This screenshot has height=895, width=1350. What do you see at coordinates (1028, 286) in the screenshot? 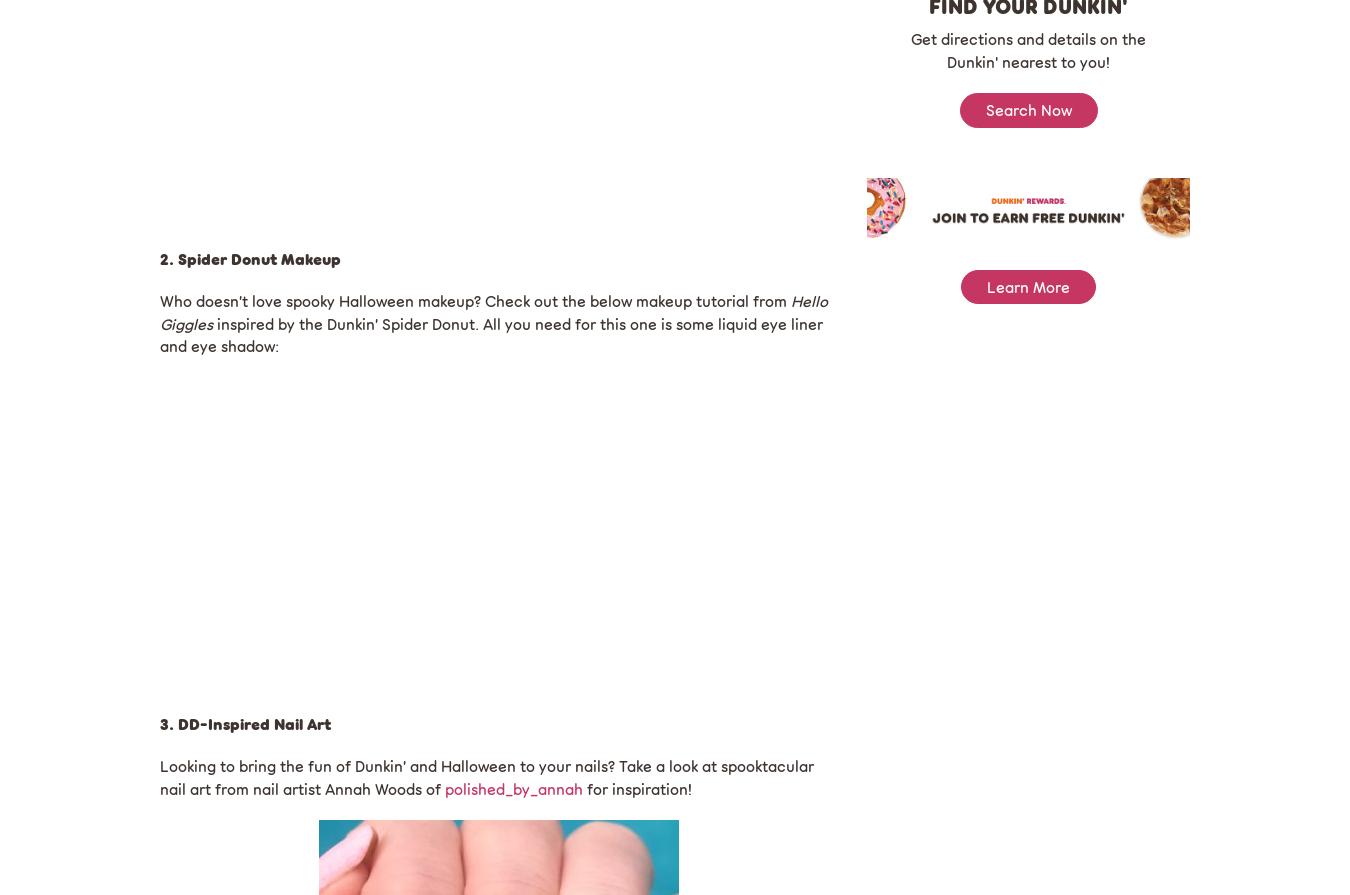
I see `'Learn More'` at bounding box center [1028, 286].